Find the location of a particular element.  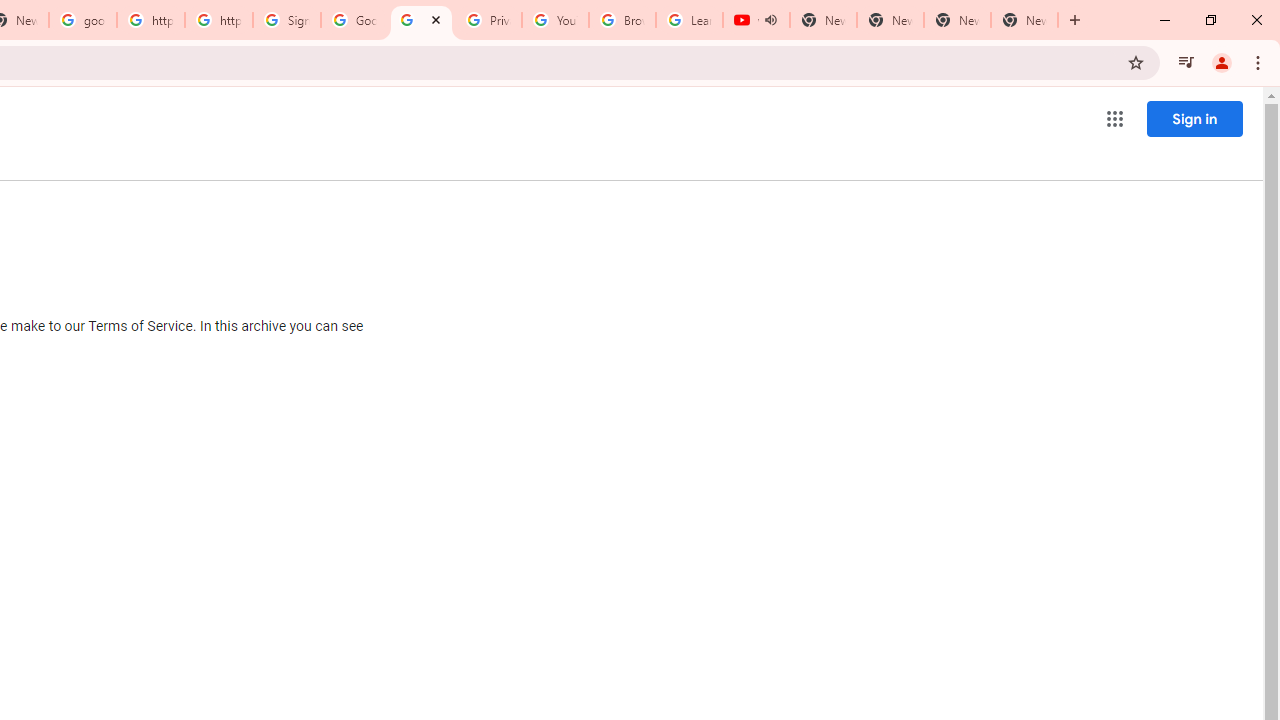

'YouTube' is located at coordinates (555, 20).